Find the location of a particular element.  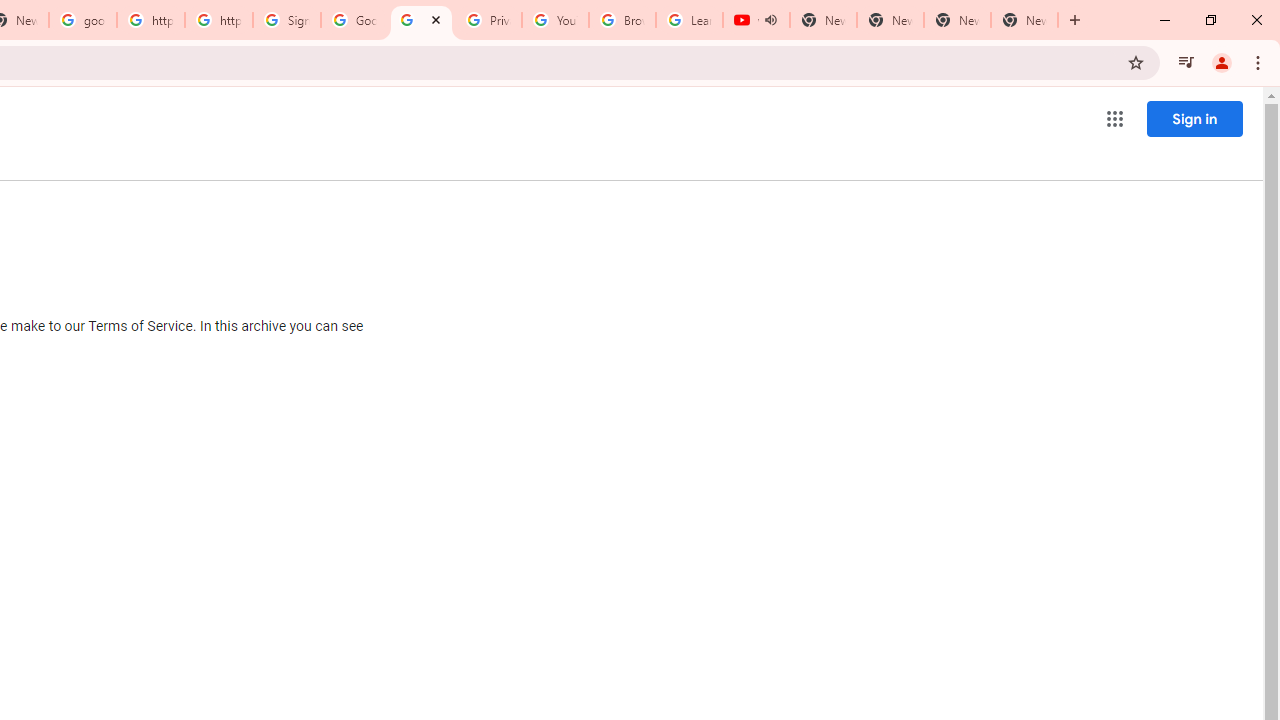

'YouTube' is located at coordinates (555, 20).